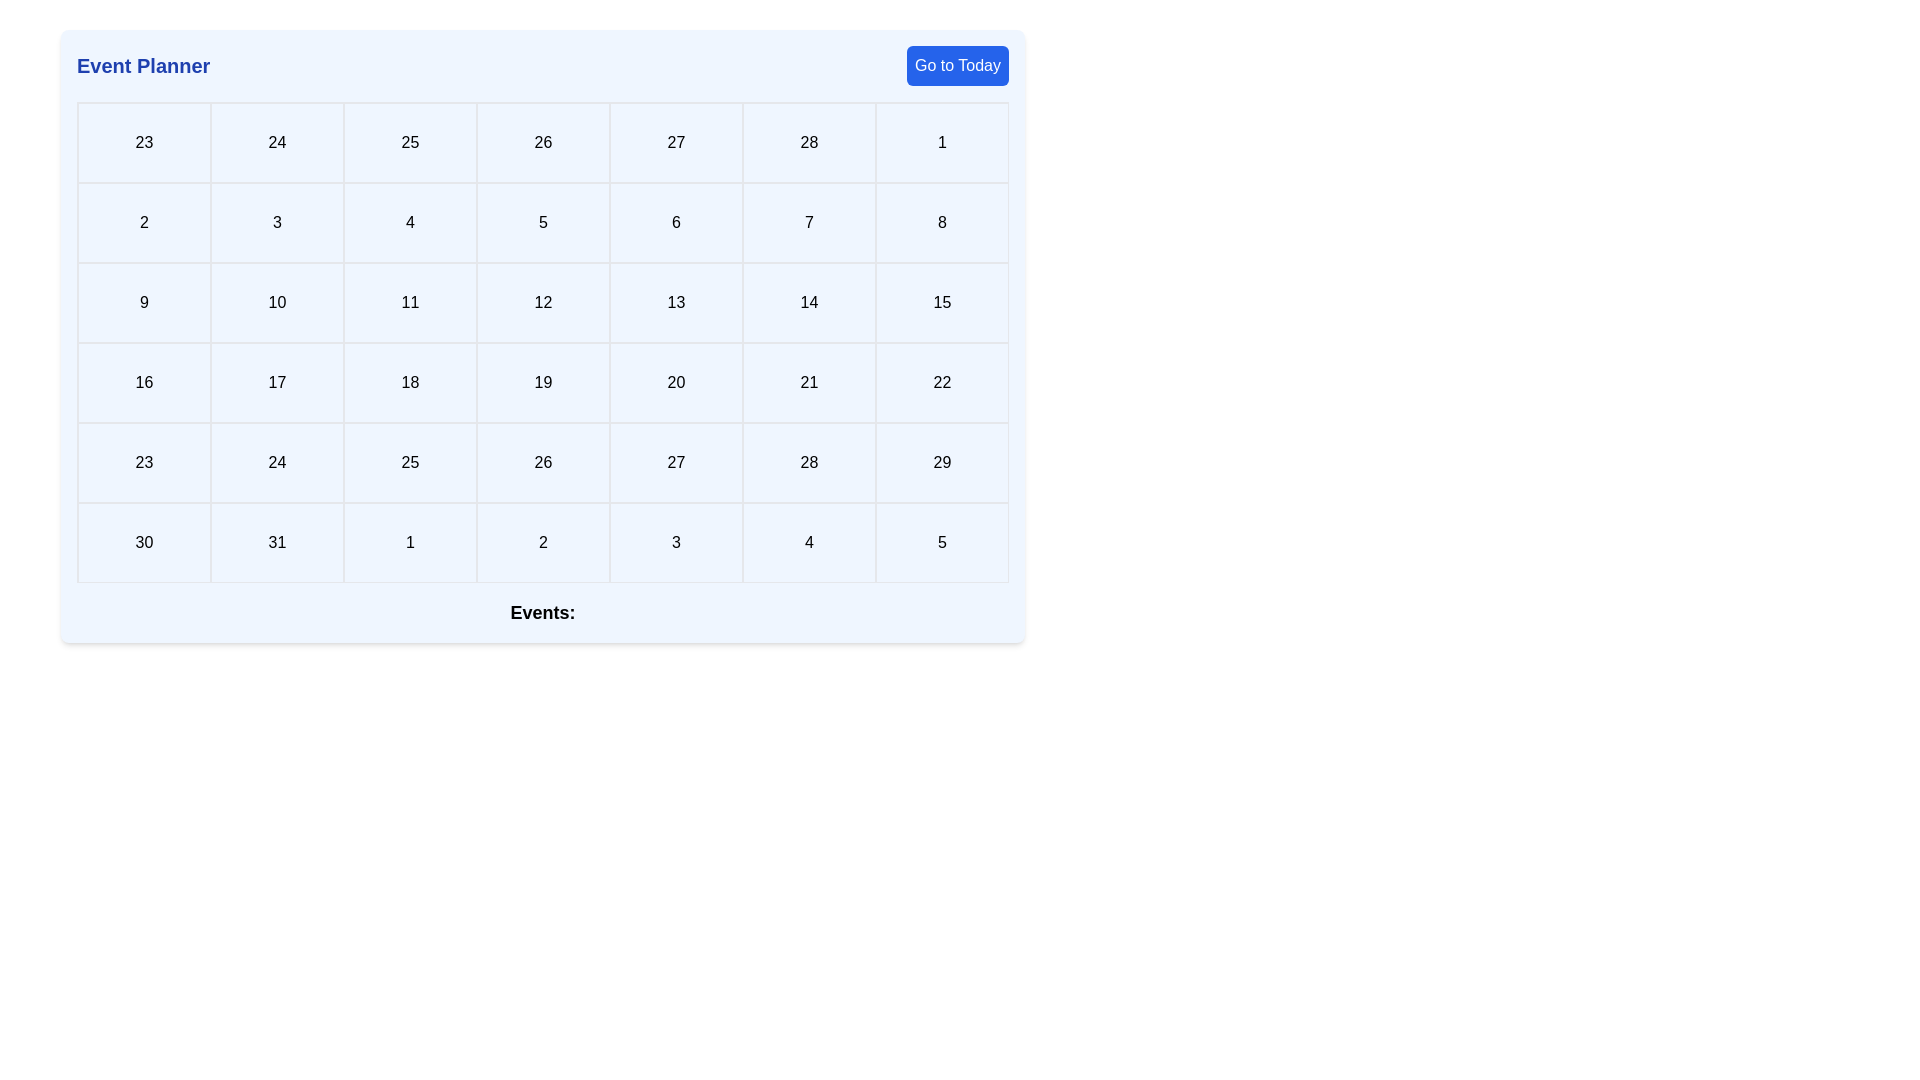 The width and height of the screenshot is (1920, 1080). What do you see at coordinates (543, 303) in the screenshot?
I see `the Calendar Day Cell containing the number '12'` at bounding box center [543, 303].